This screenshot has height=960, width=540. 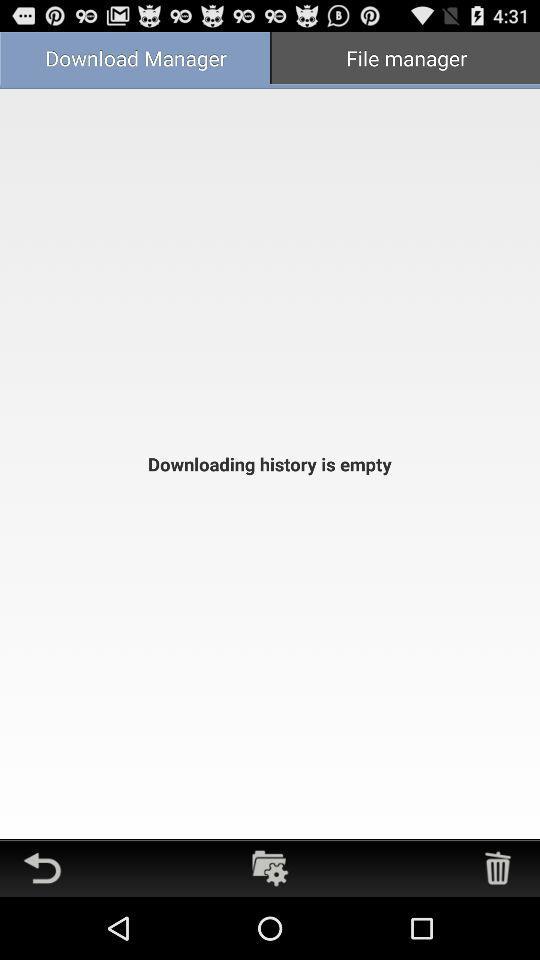 What do you see at coordinates (405, 59) in the screenshot?
I see `the icon at the top right corner` at bounding box center [405, 59].